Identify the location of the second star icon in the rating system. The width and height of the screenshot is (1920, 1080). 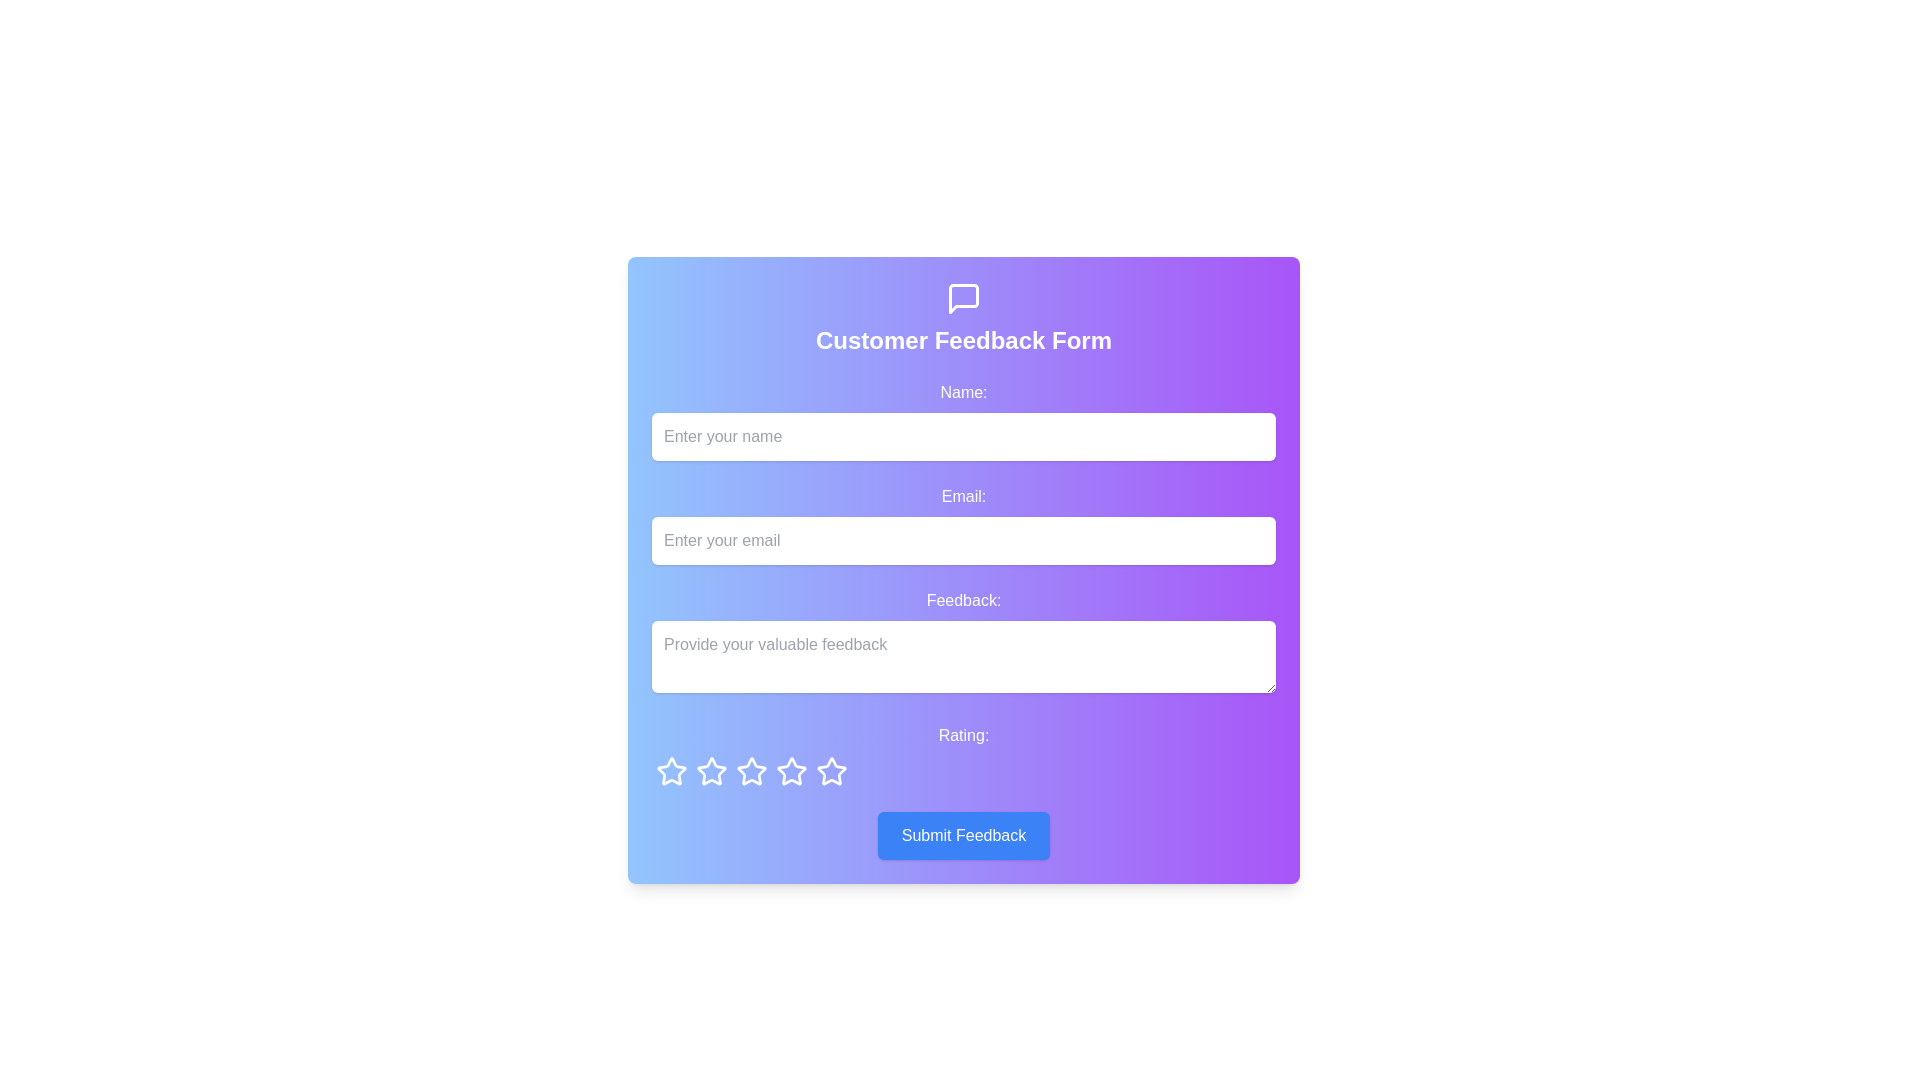
(711, 770).